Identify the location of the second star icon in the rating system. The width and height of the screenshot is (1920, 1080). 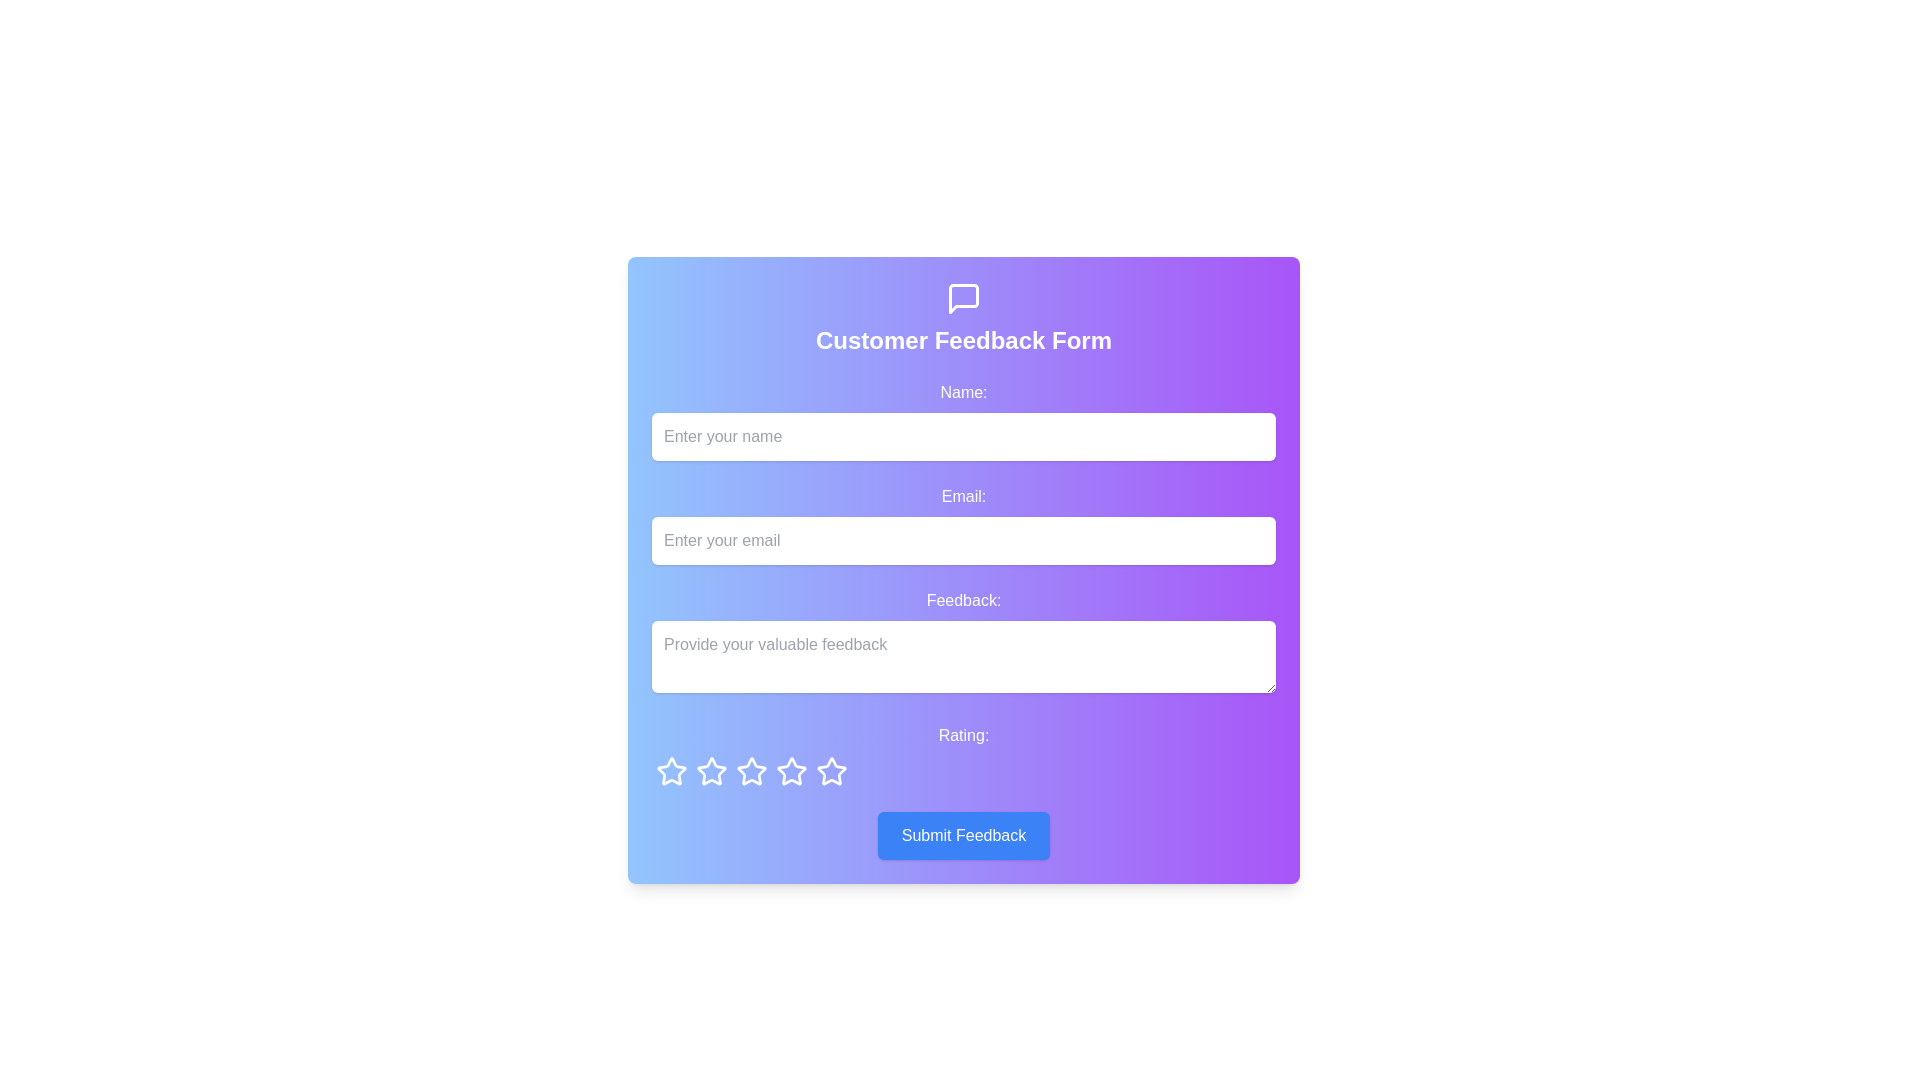
(711, 770).